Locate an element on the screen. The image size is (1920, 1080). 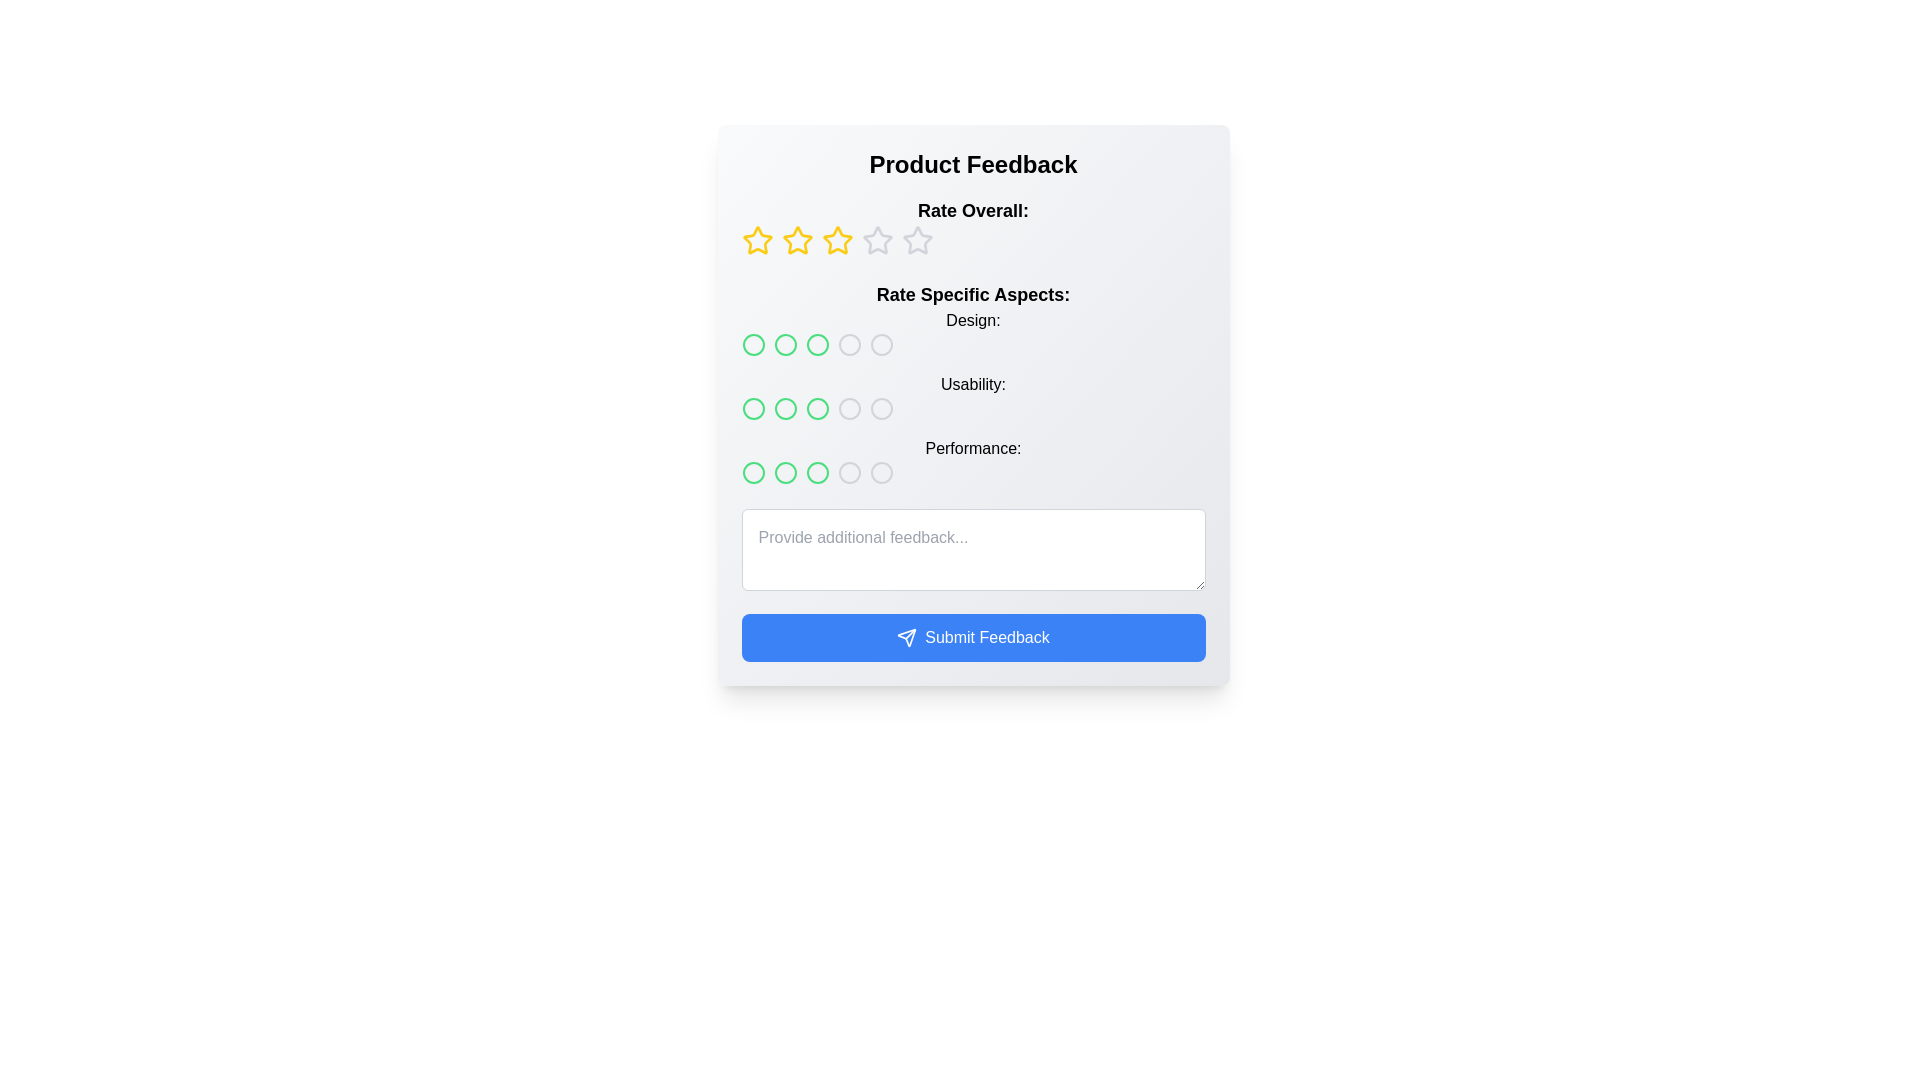
the fourth radio button in the third row of rating controls under the section labeled 'Rate Specific Aspects:', which is associated with the 'Performance' category is located at coordinates (849, 473).